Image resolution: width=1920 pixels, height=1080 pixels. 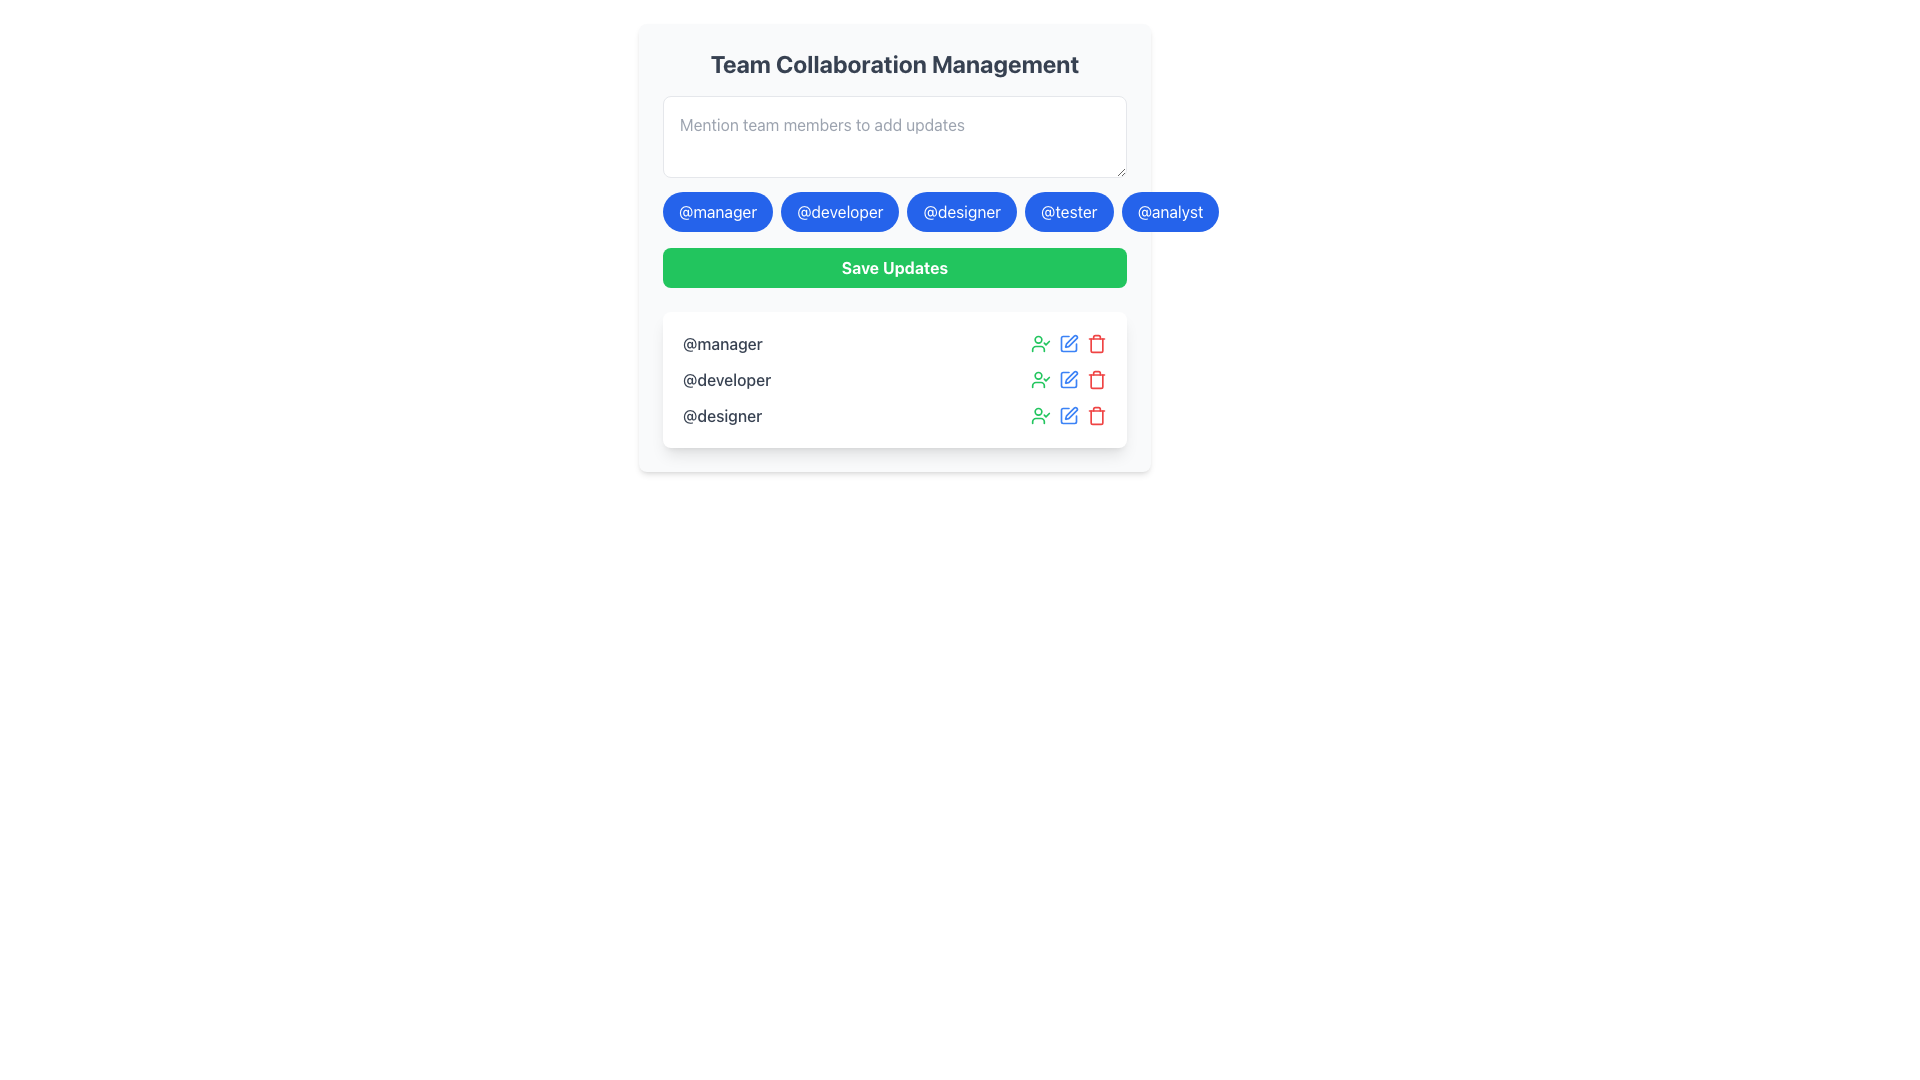 What do you see at coordinates (726, 380) in the screenshot?
I see `text from the text label displaying '@developer', which is the second item in a vertical list located between '@manager' and '@designer'` at bounding box center [726, 380].